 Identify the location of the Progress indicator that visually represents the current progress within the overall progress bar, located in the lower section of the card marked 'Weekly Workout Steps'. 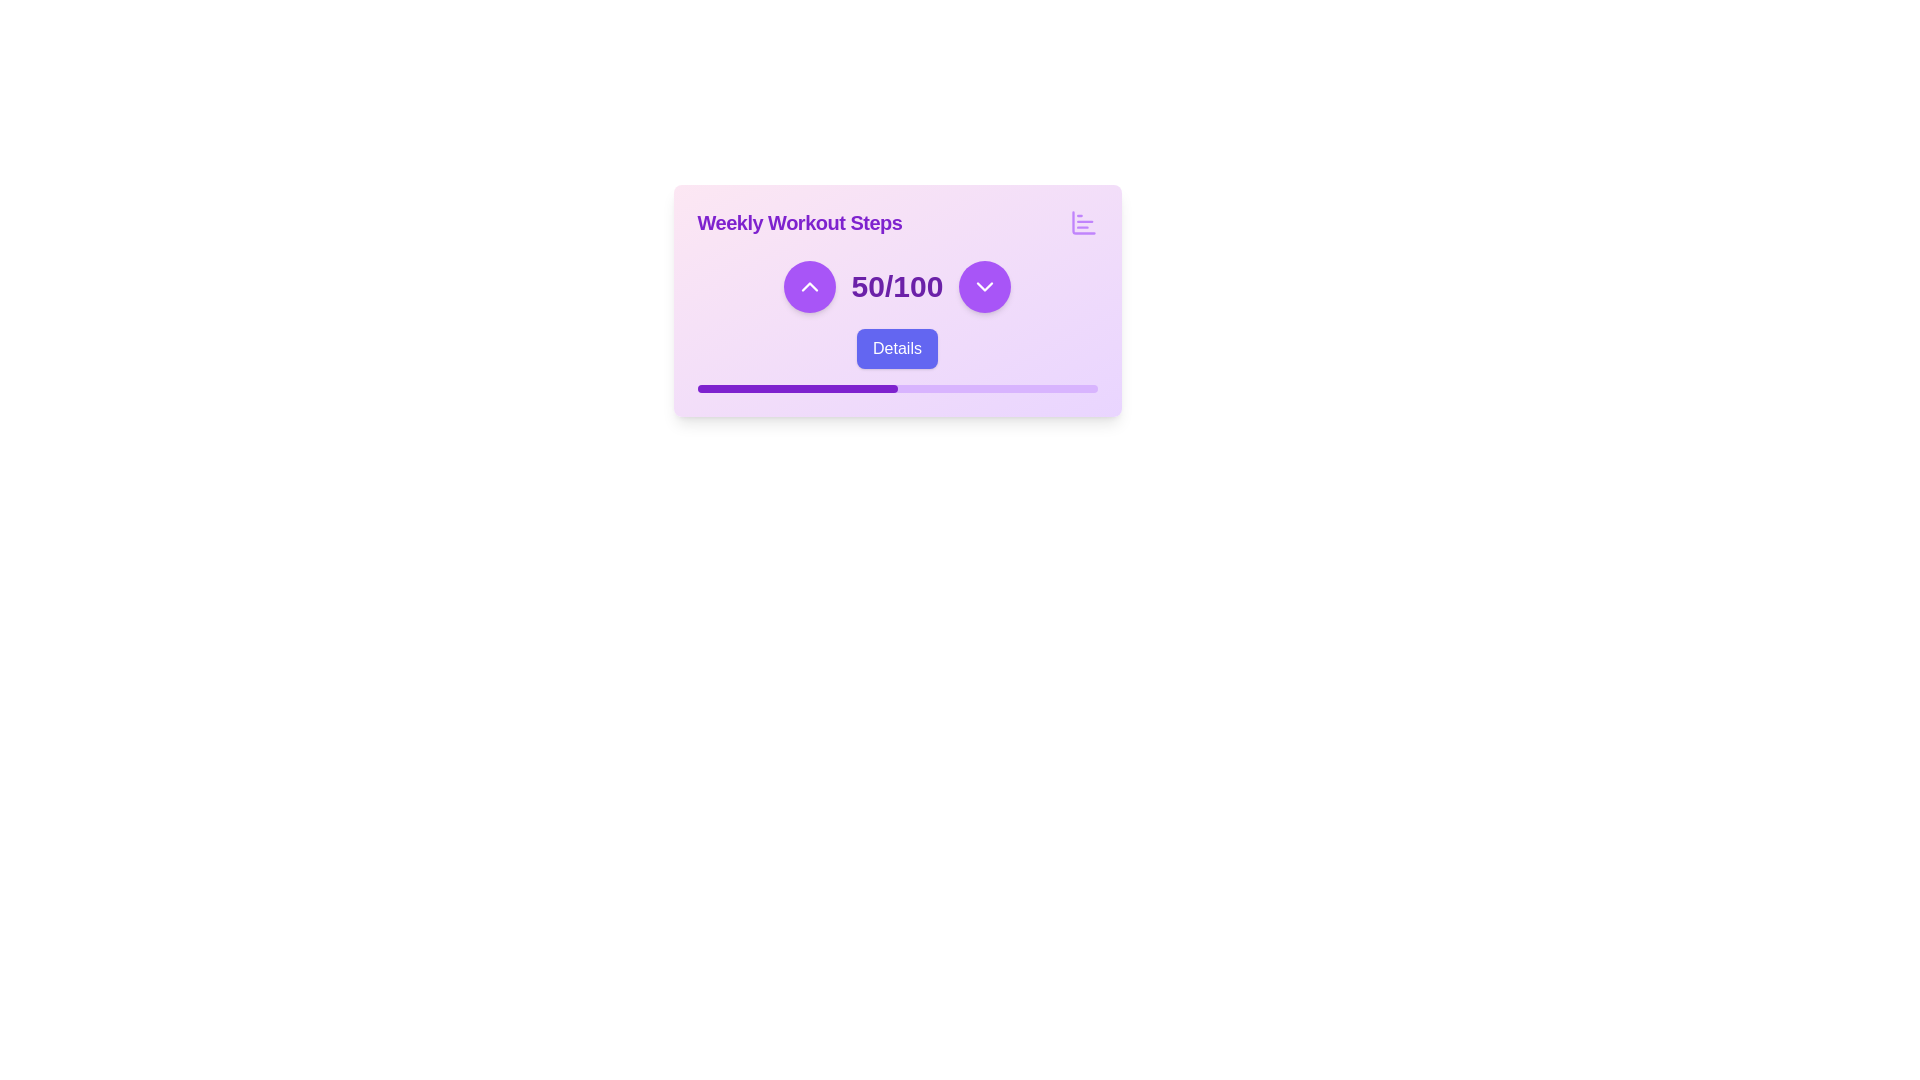
(796, 389).